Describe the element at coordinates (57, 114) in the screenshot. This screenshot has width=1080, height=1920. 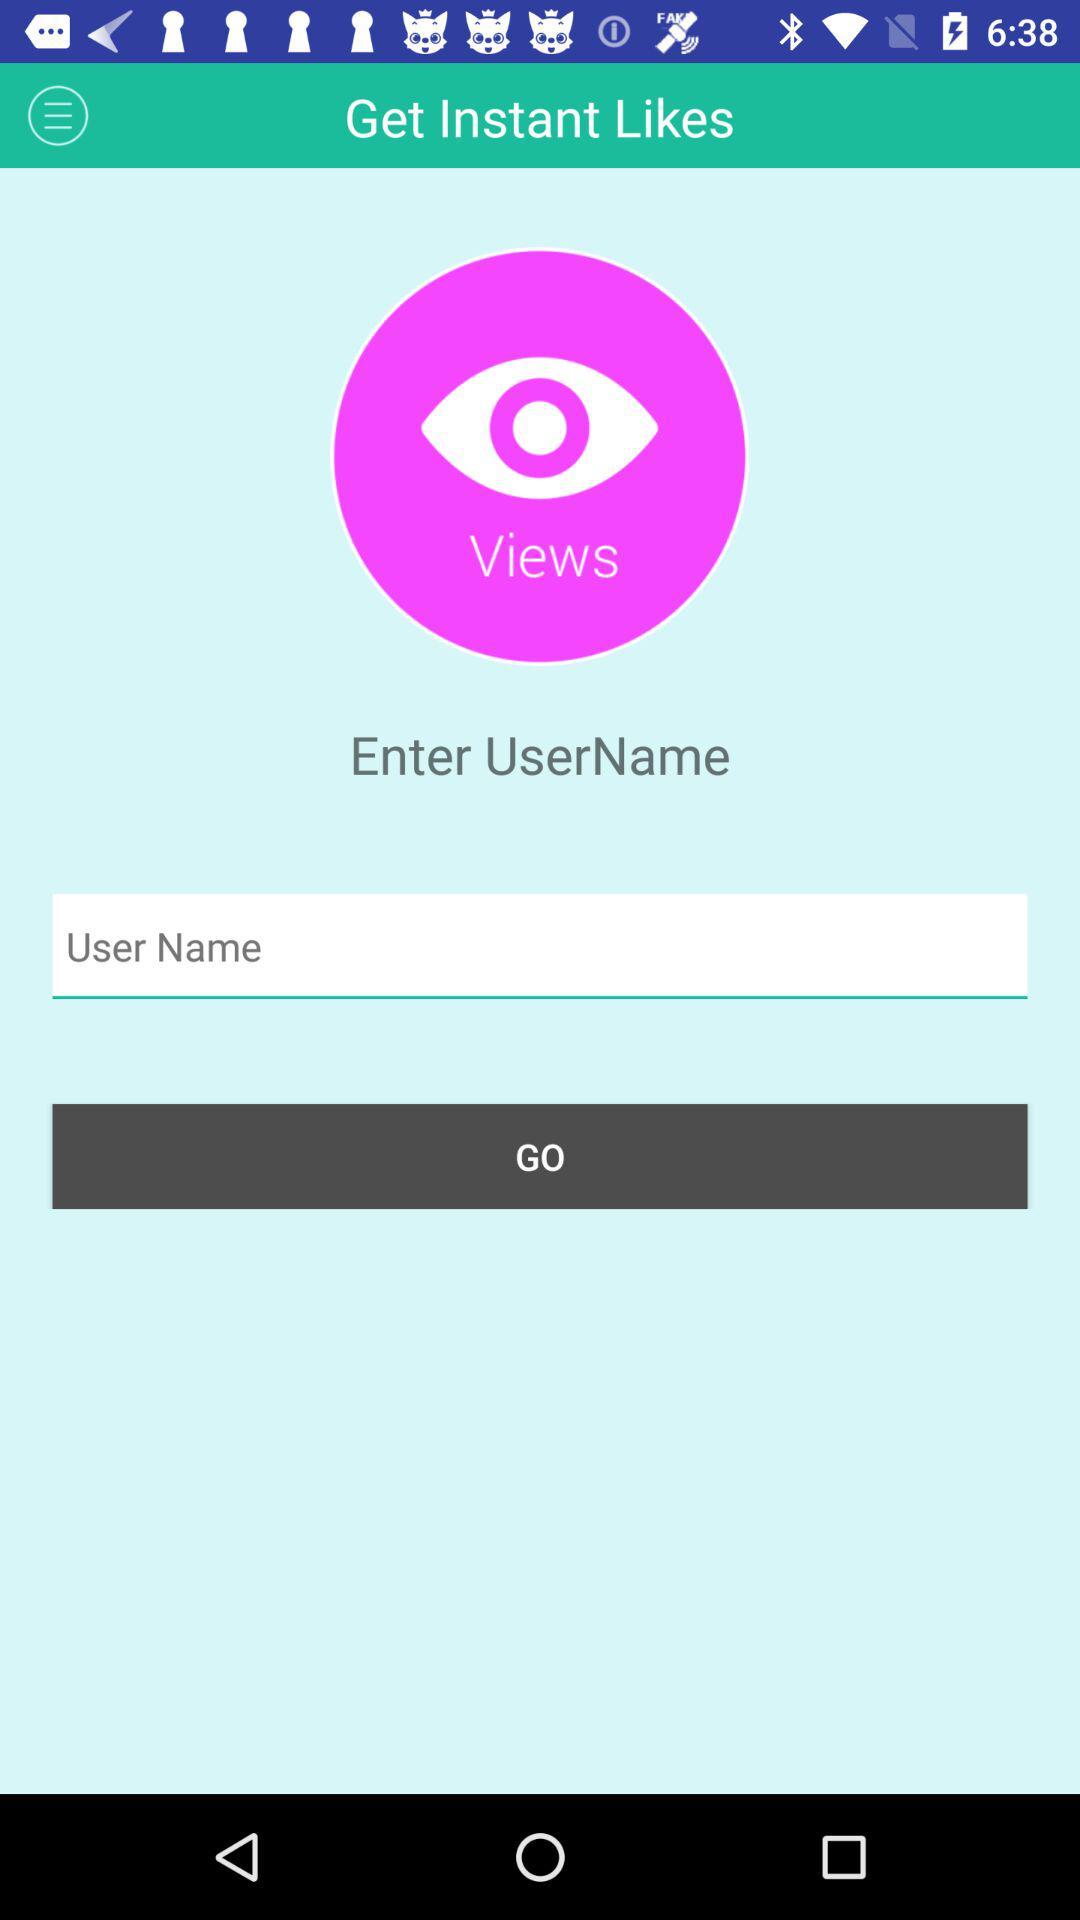
I see `icon to the left of get instant likes` at that location.